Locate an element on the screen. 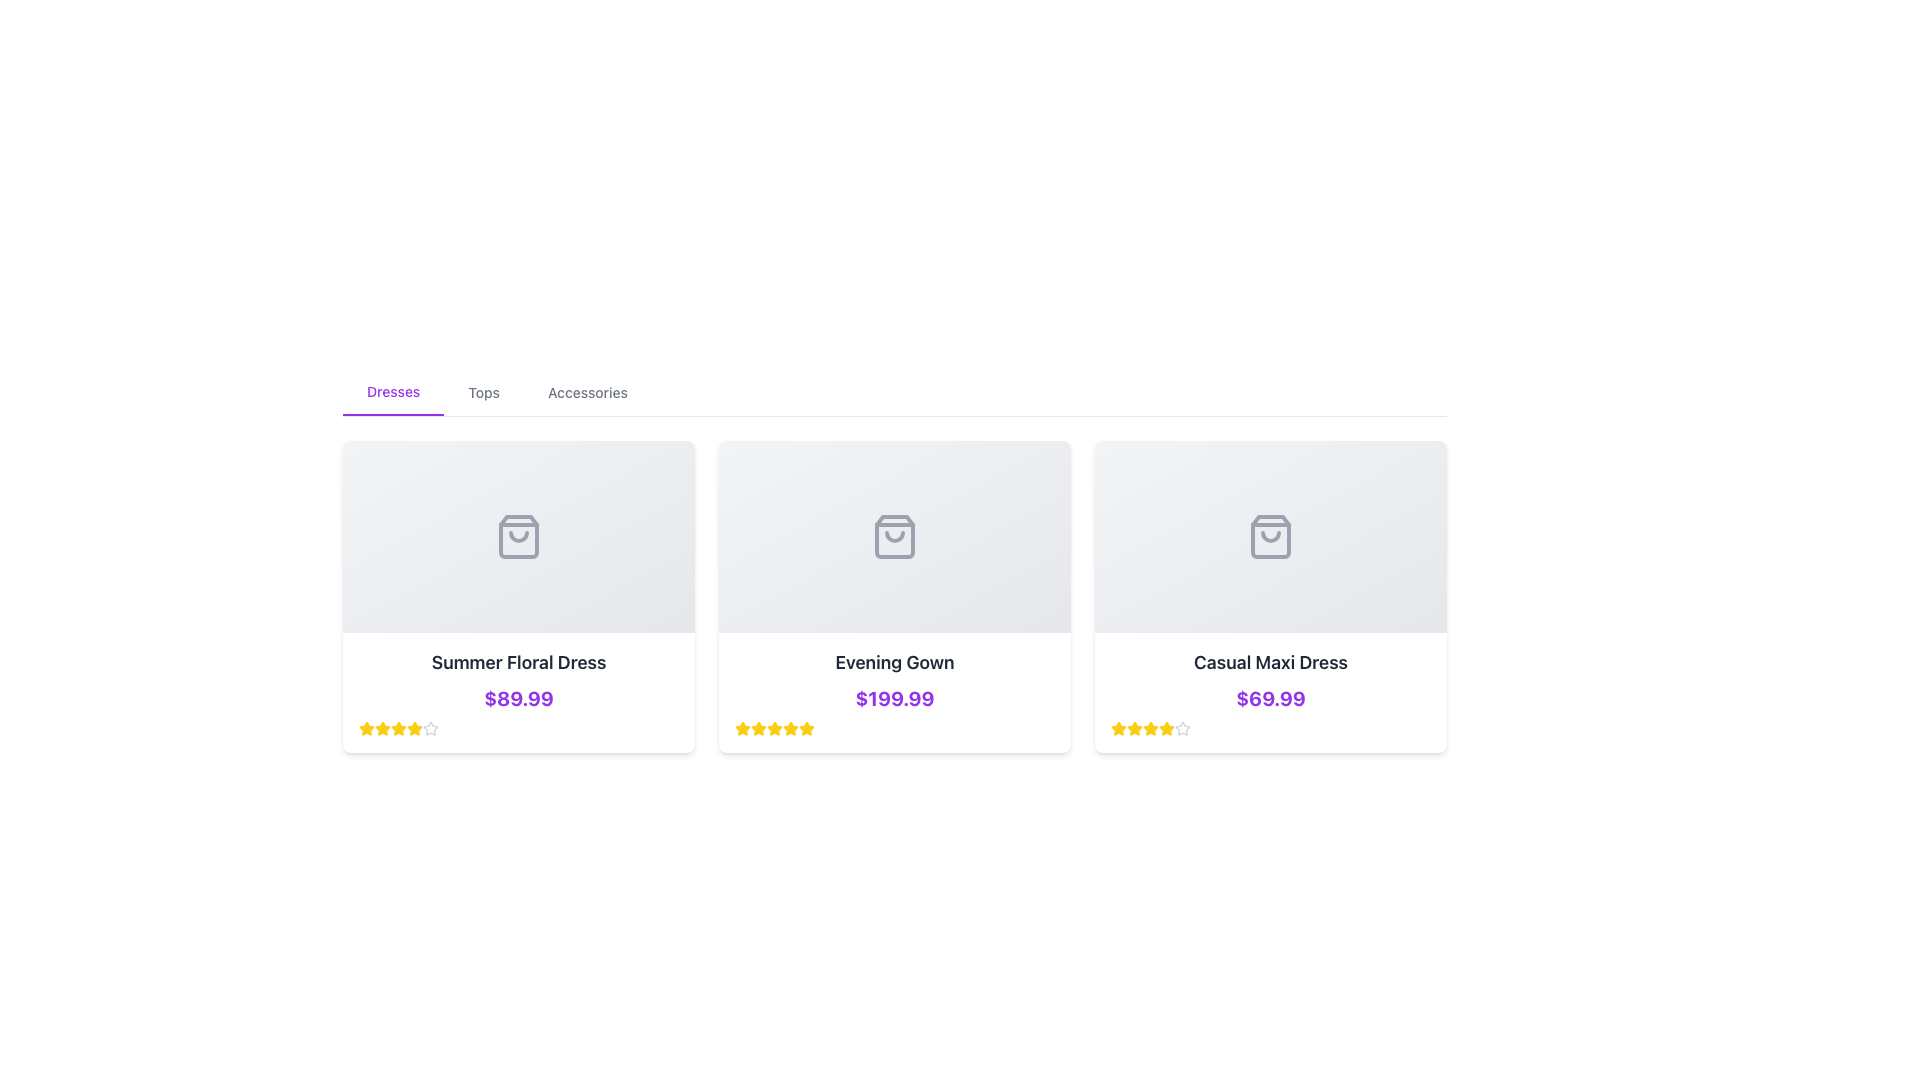 The height and width of the screenshot is (1080, 1920). text of the product title label located in the first card of the product list, which is positioned above the price label '$89.99' and below the image placeholder is located at coordinates (518, 663).